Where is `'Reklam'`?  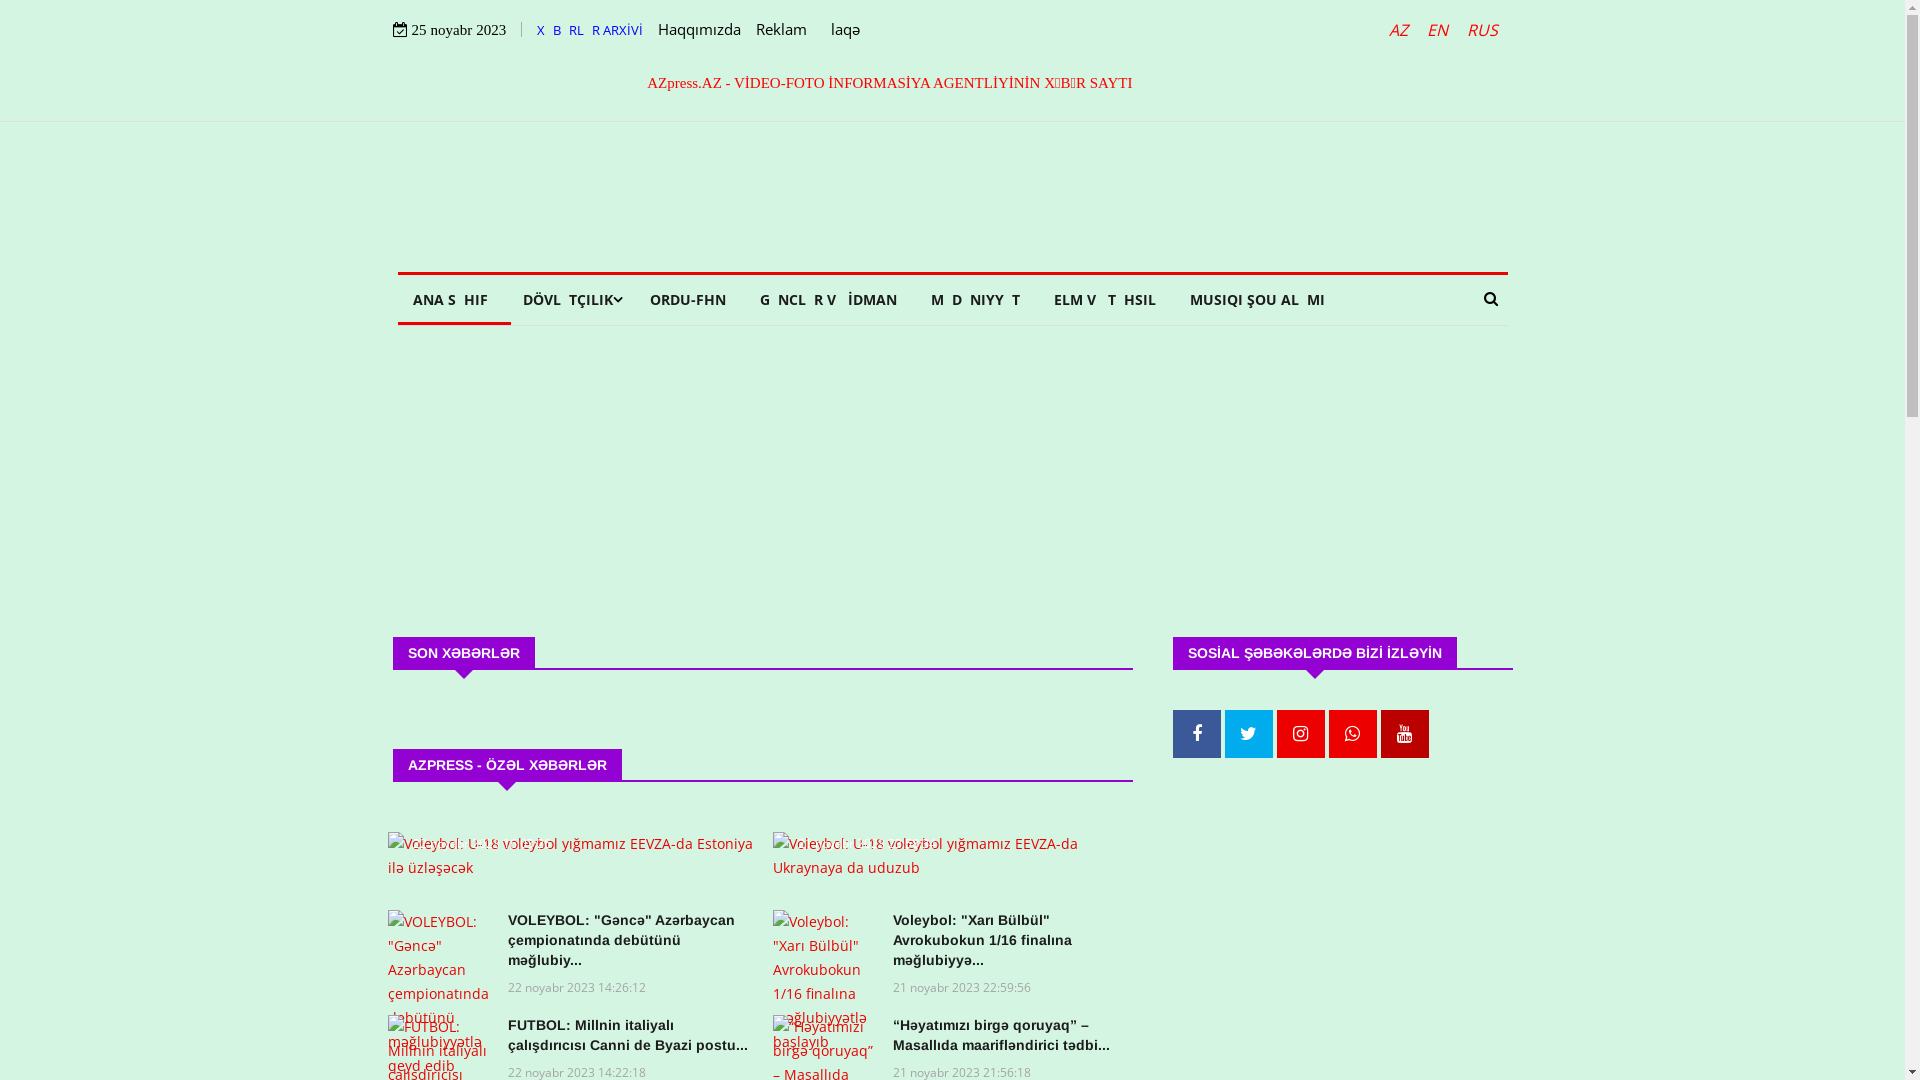
'Reklam' is located at coordinates (780, 29).